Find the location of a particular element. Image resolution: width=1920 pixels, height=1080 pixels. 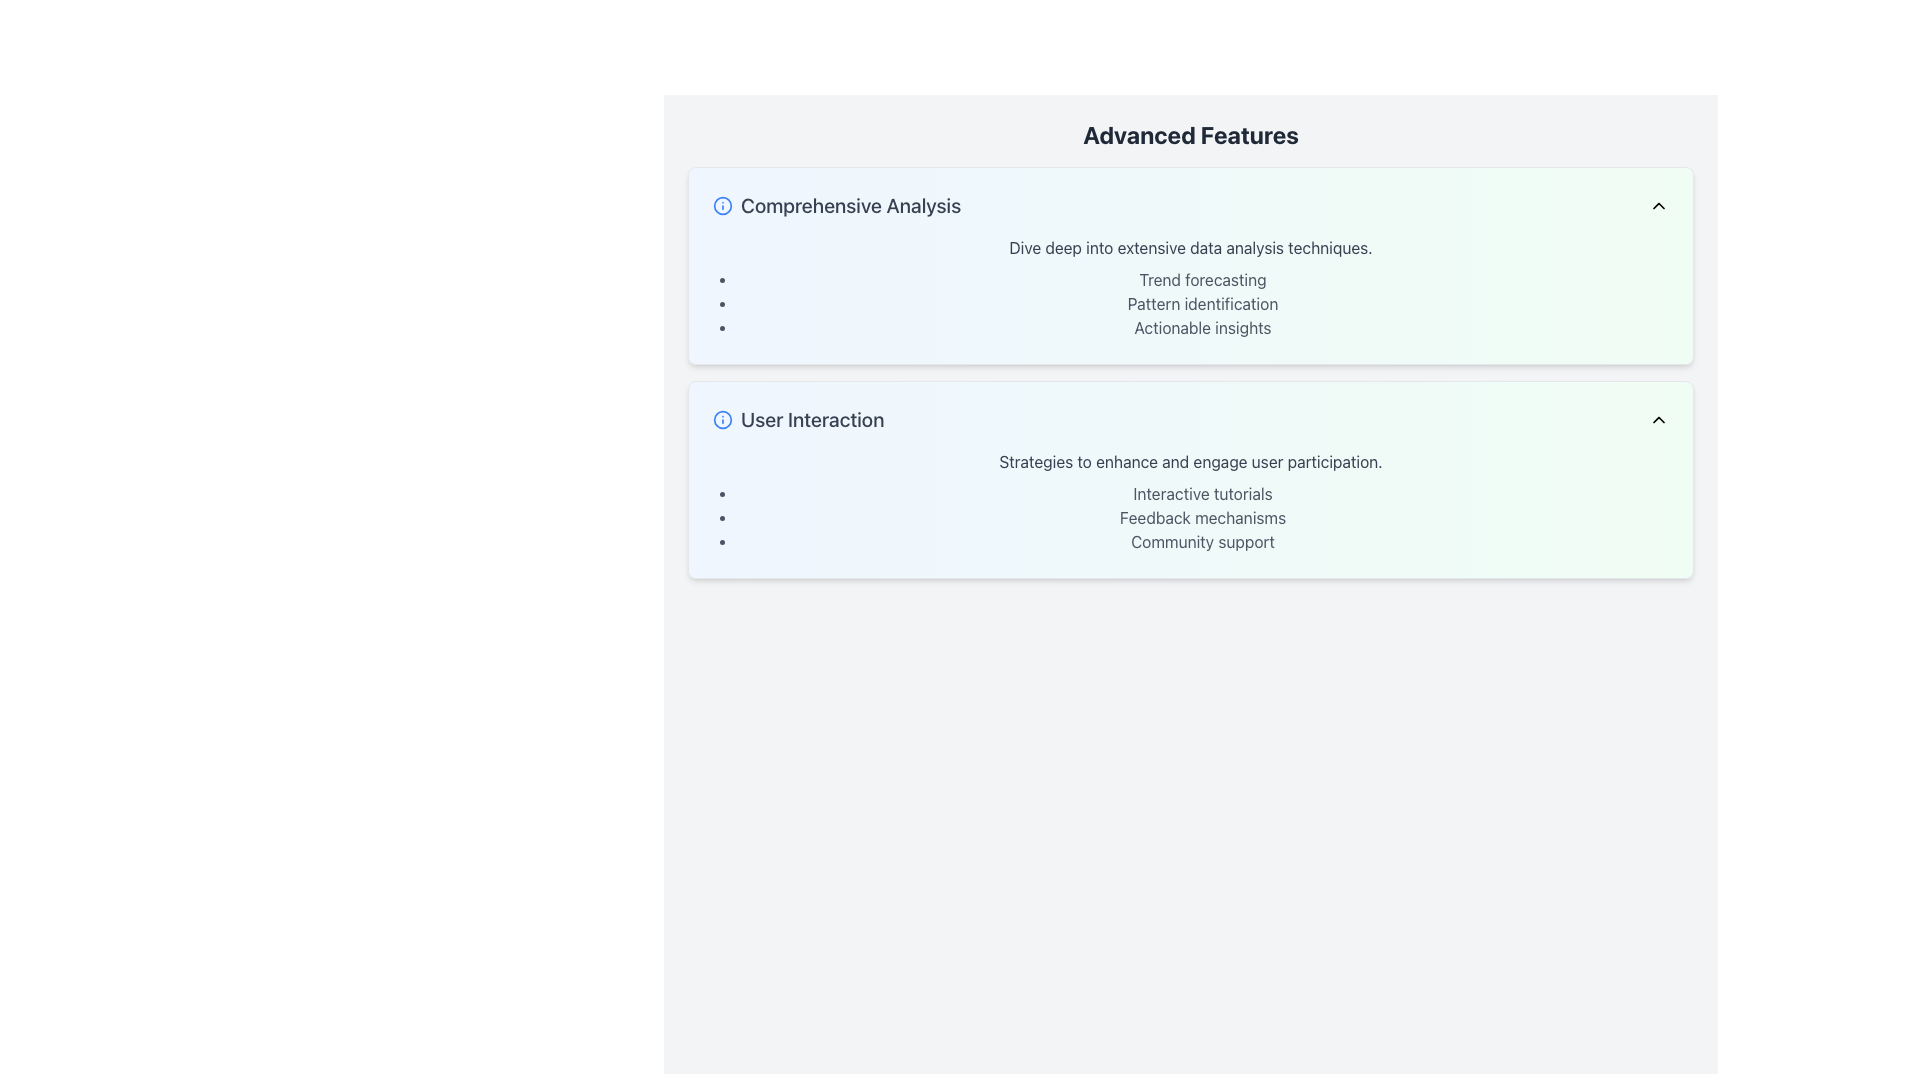

text content of the bulleted list in the second major text block located in the lower part of the 'User Interaction' card in the 'Advanced Features' section is located at coordinates (1190, 500).